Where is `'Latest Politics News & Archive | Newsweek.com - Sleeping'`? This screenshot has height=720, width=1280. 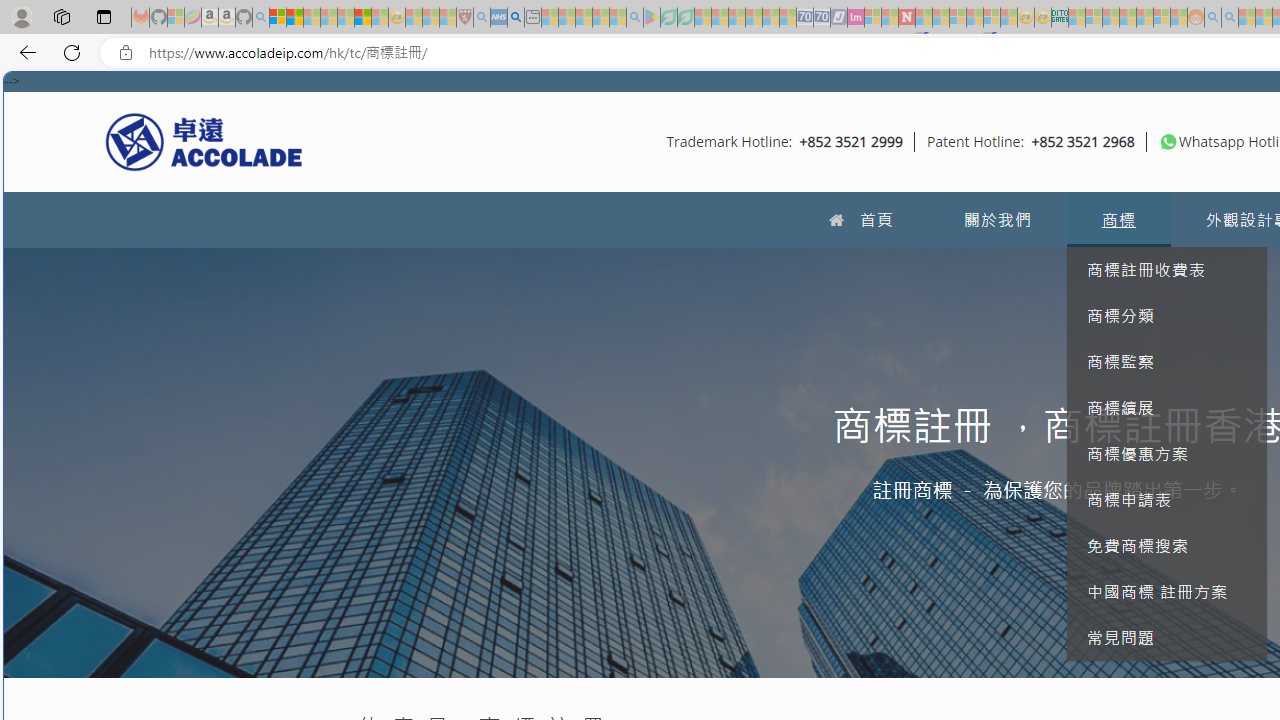
'Latest Politics News & Archive | Newsweek.com - Sleeping' is located at coordinates (905, 17).